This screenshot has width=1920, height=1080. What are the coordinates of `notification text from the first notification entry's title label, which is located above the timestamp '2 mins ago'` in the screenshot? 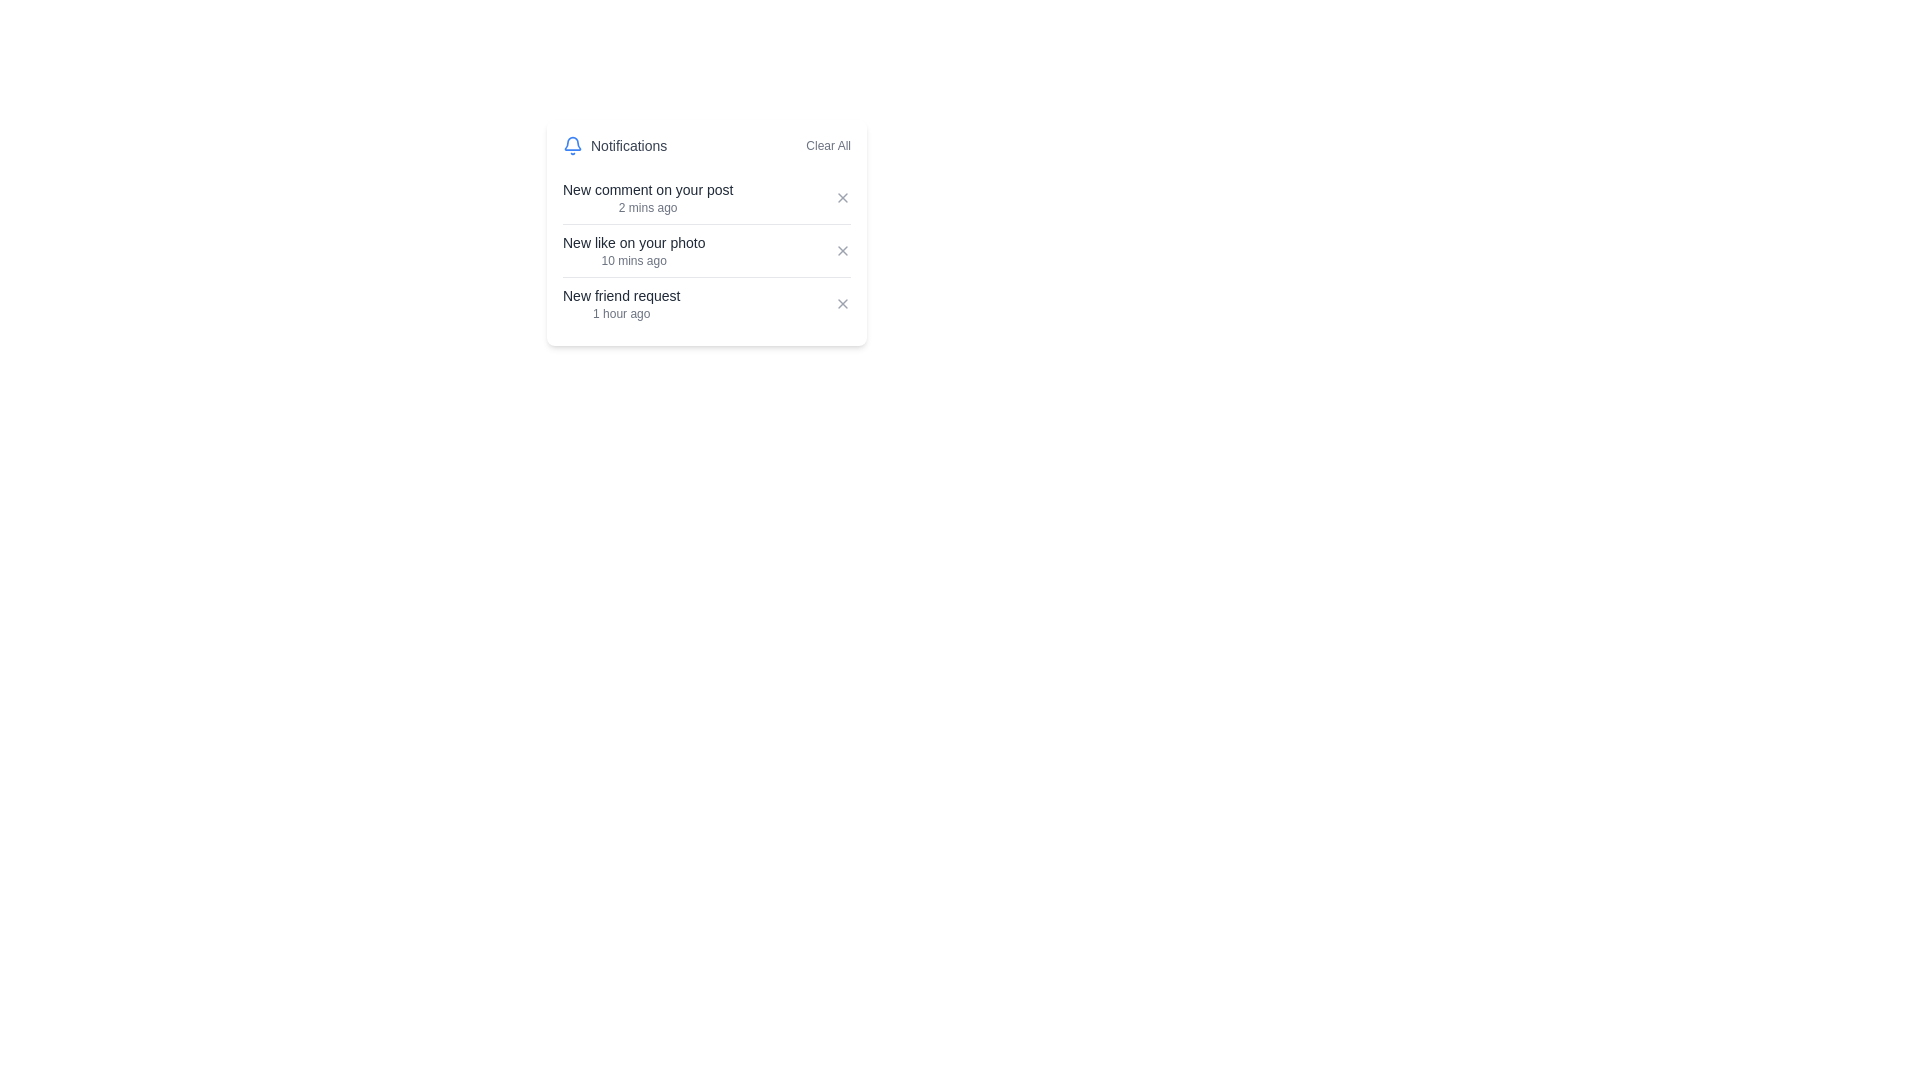 It's located at (648, 189).